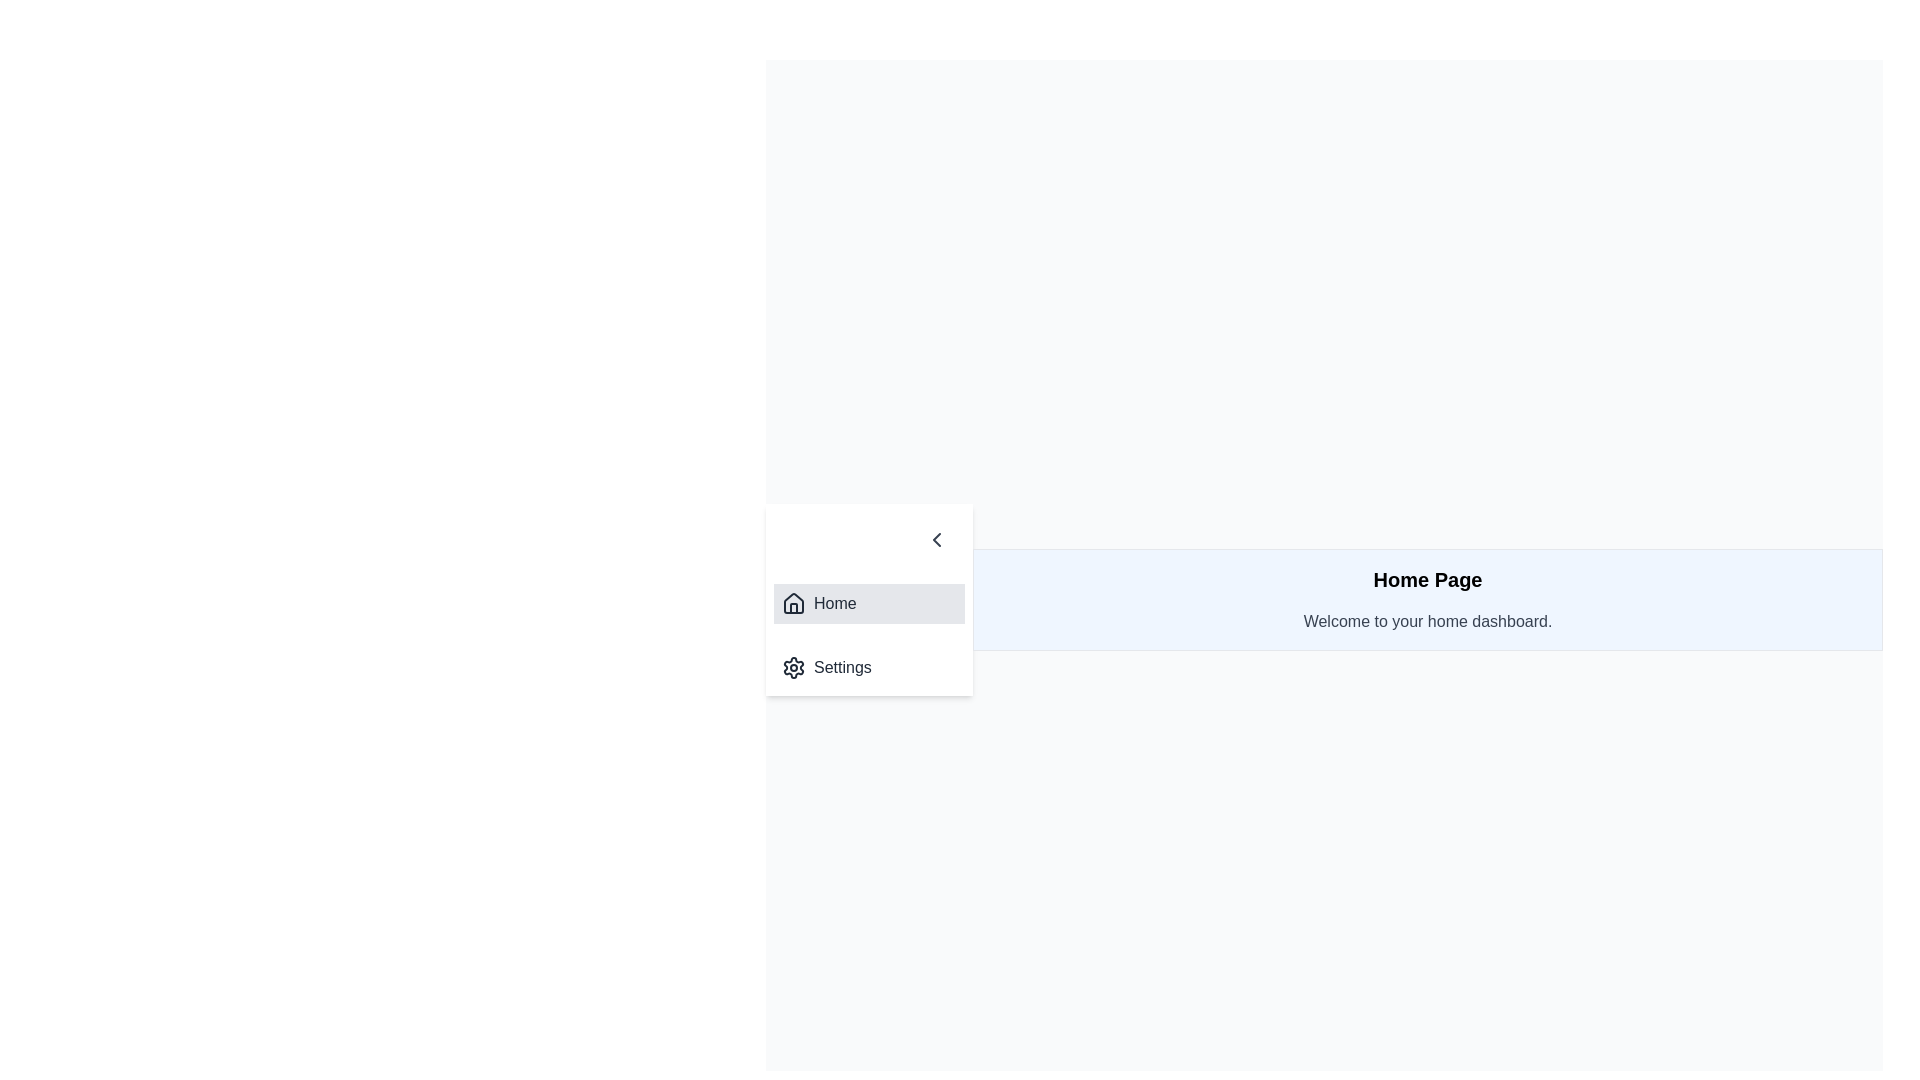 The width and height of the screenshot is (1920, 1080). What do you see at coordinates (792, 603) in the screenshot?
I see `the small, circular home icon located to the left of the 'Home' label in the vertical white sidebar` at bounding box center [792, 603].